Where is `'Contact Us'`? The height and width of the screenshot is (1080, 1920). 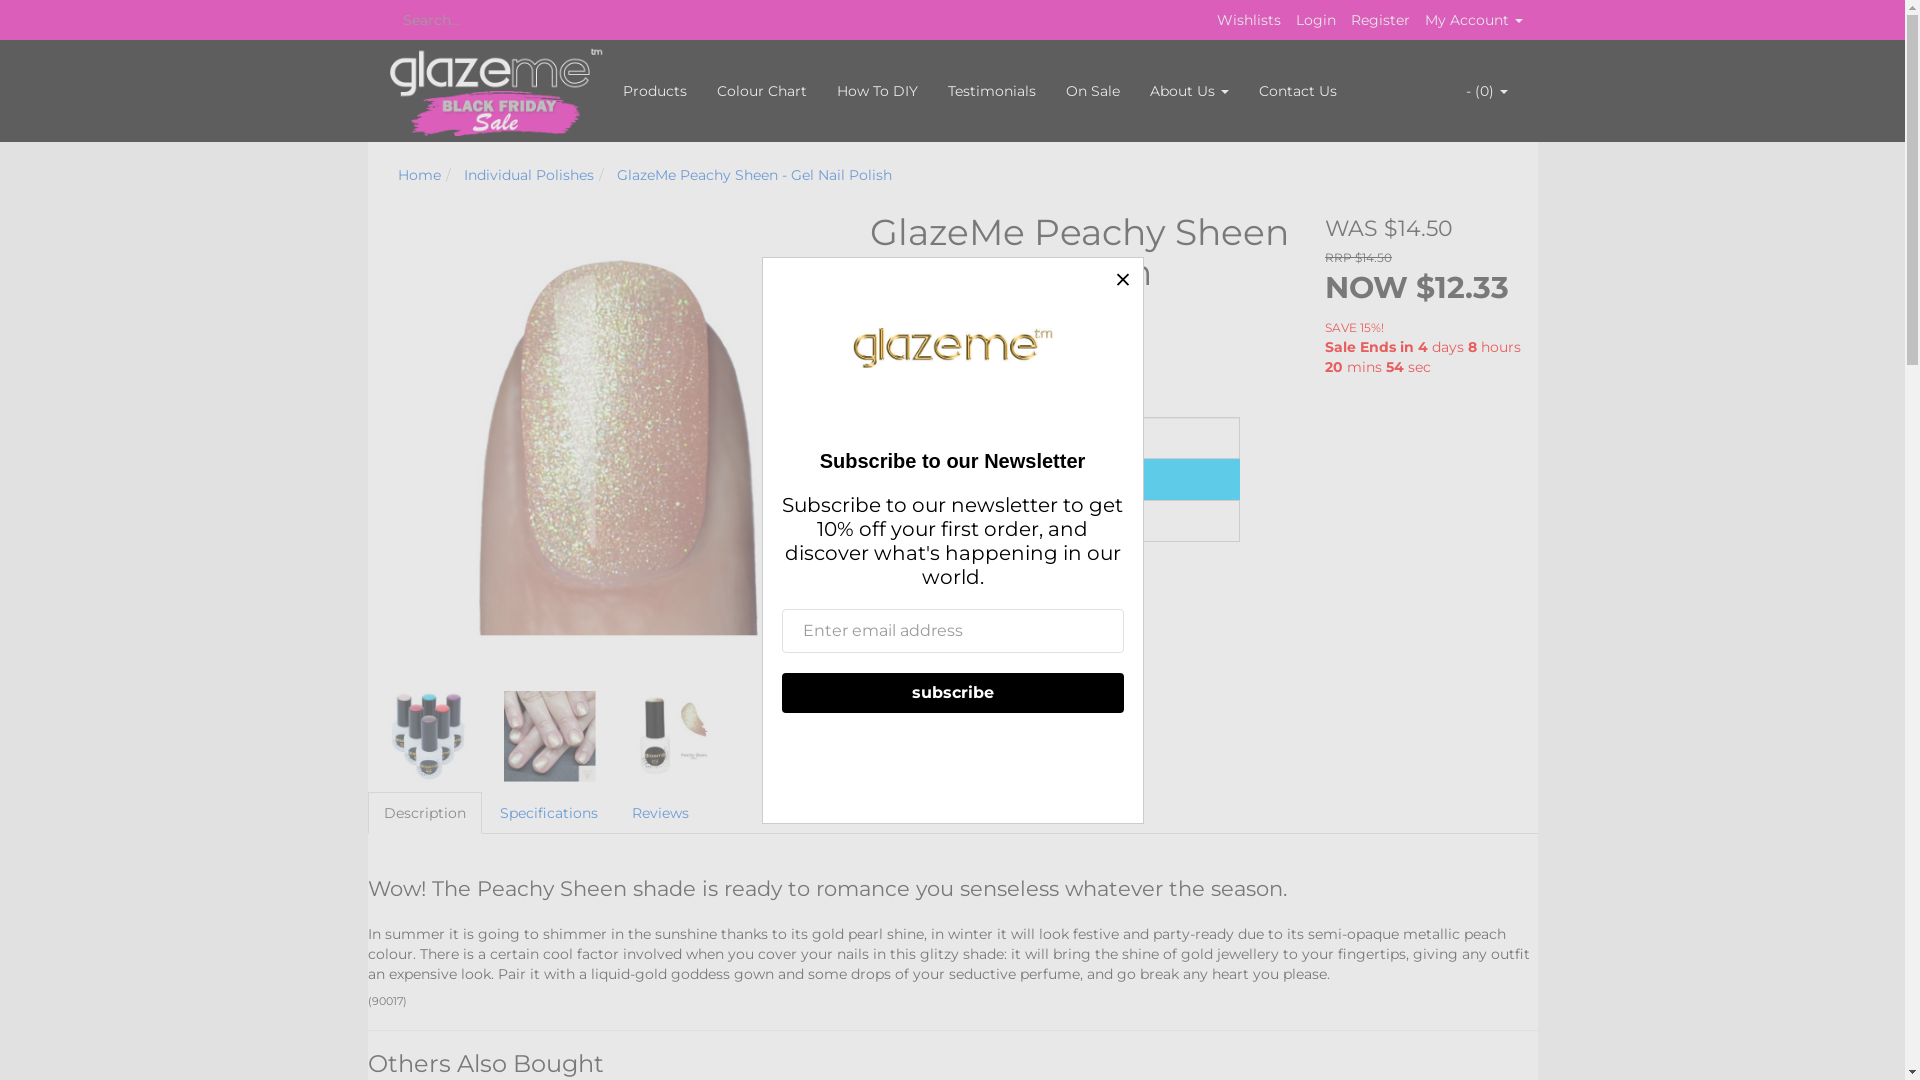
'Contact Us' is located at coordinates (1297, 91).